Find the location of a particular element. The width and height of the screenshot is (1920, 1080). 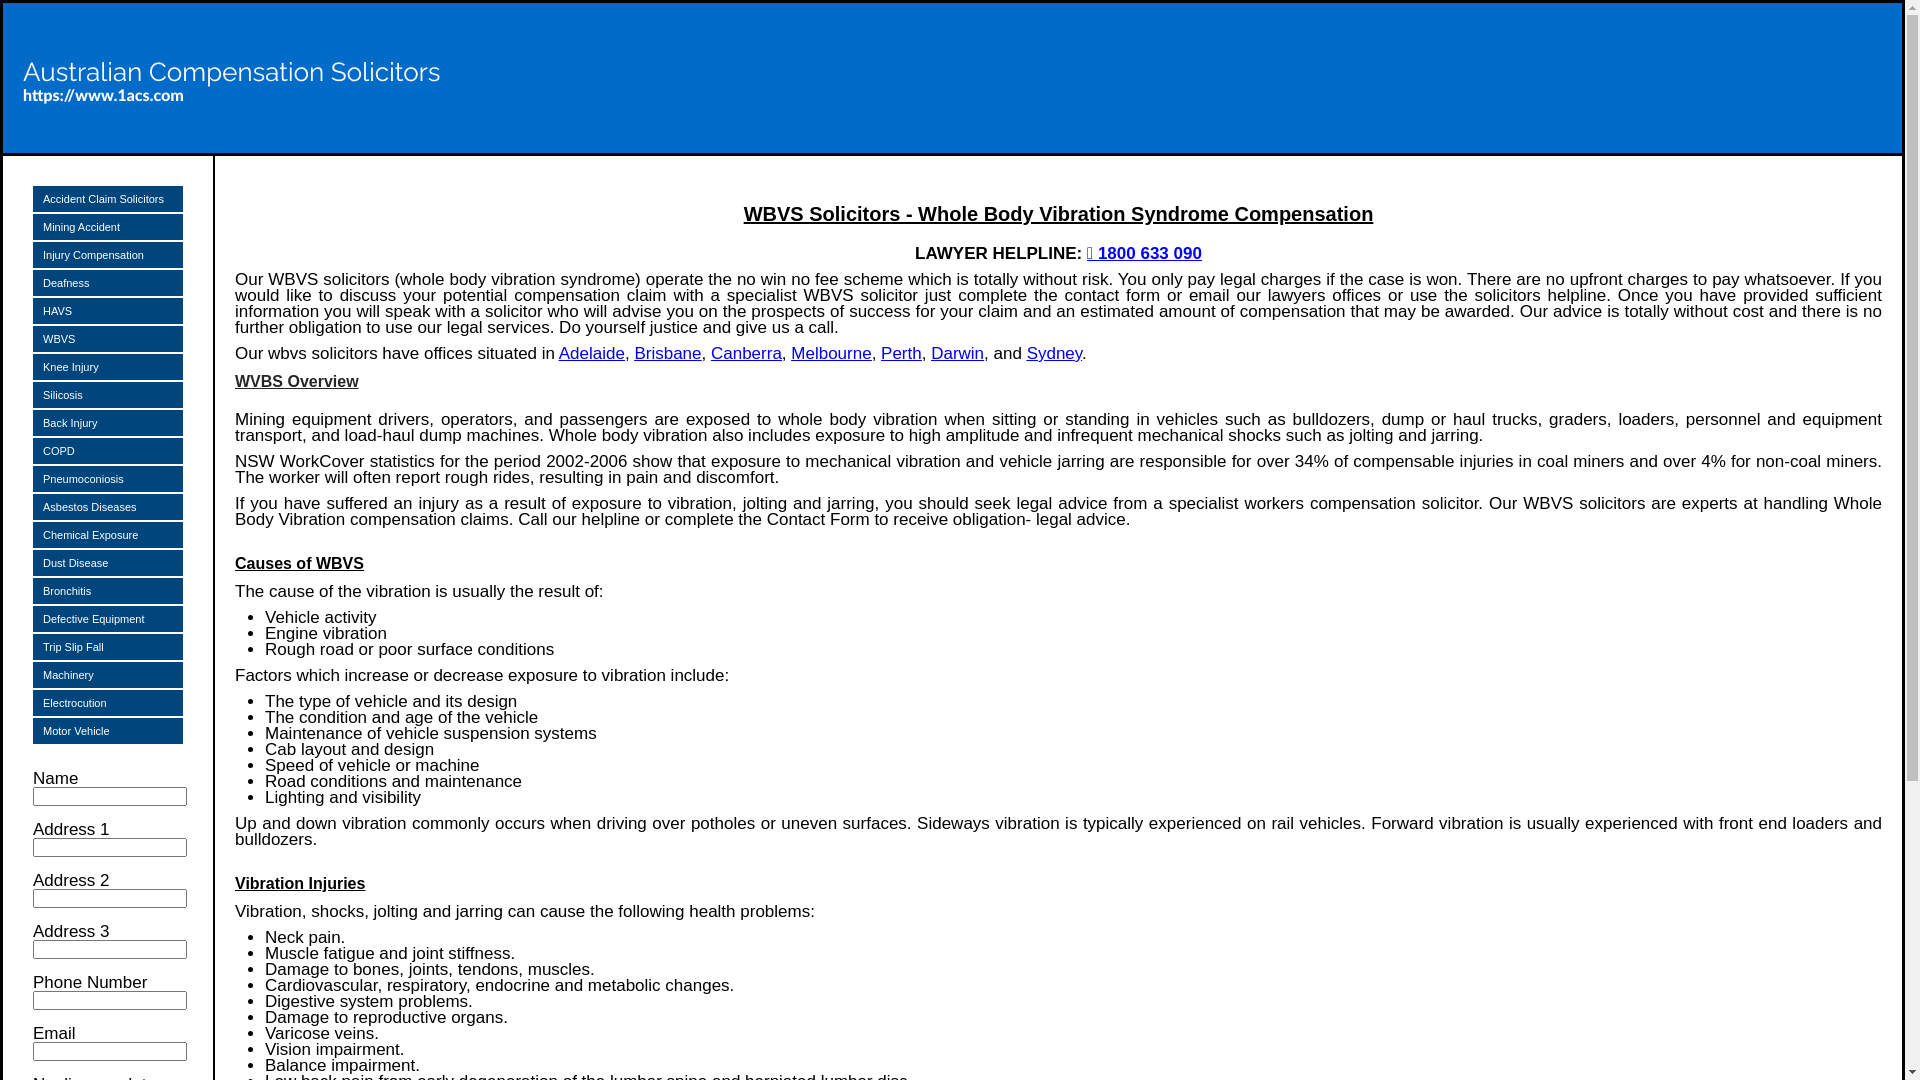

'Electrocution' is located at coordinates (33, 701).